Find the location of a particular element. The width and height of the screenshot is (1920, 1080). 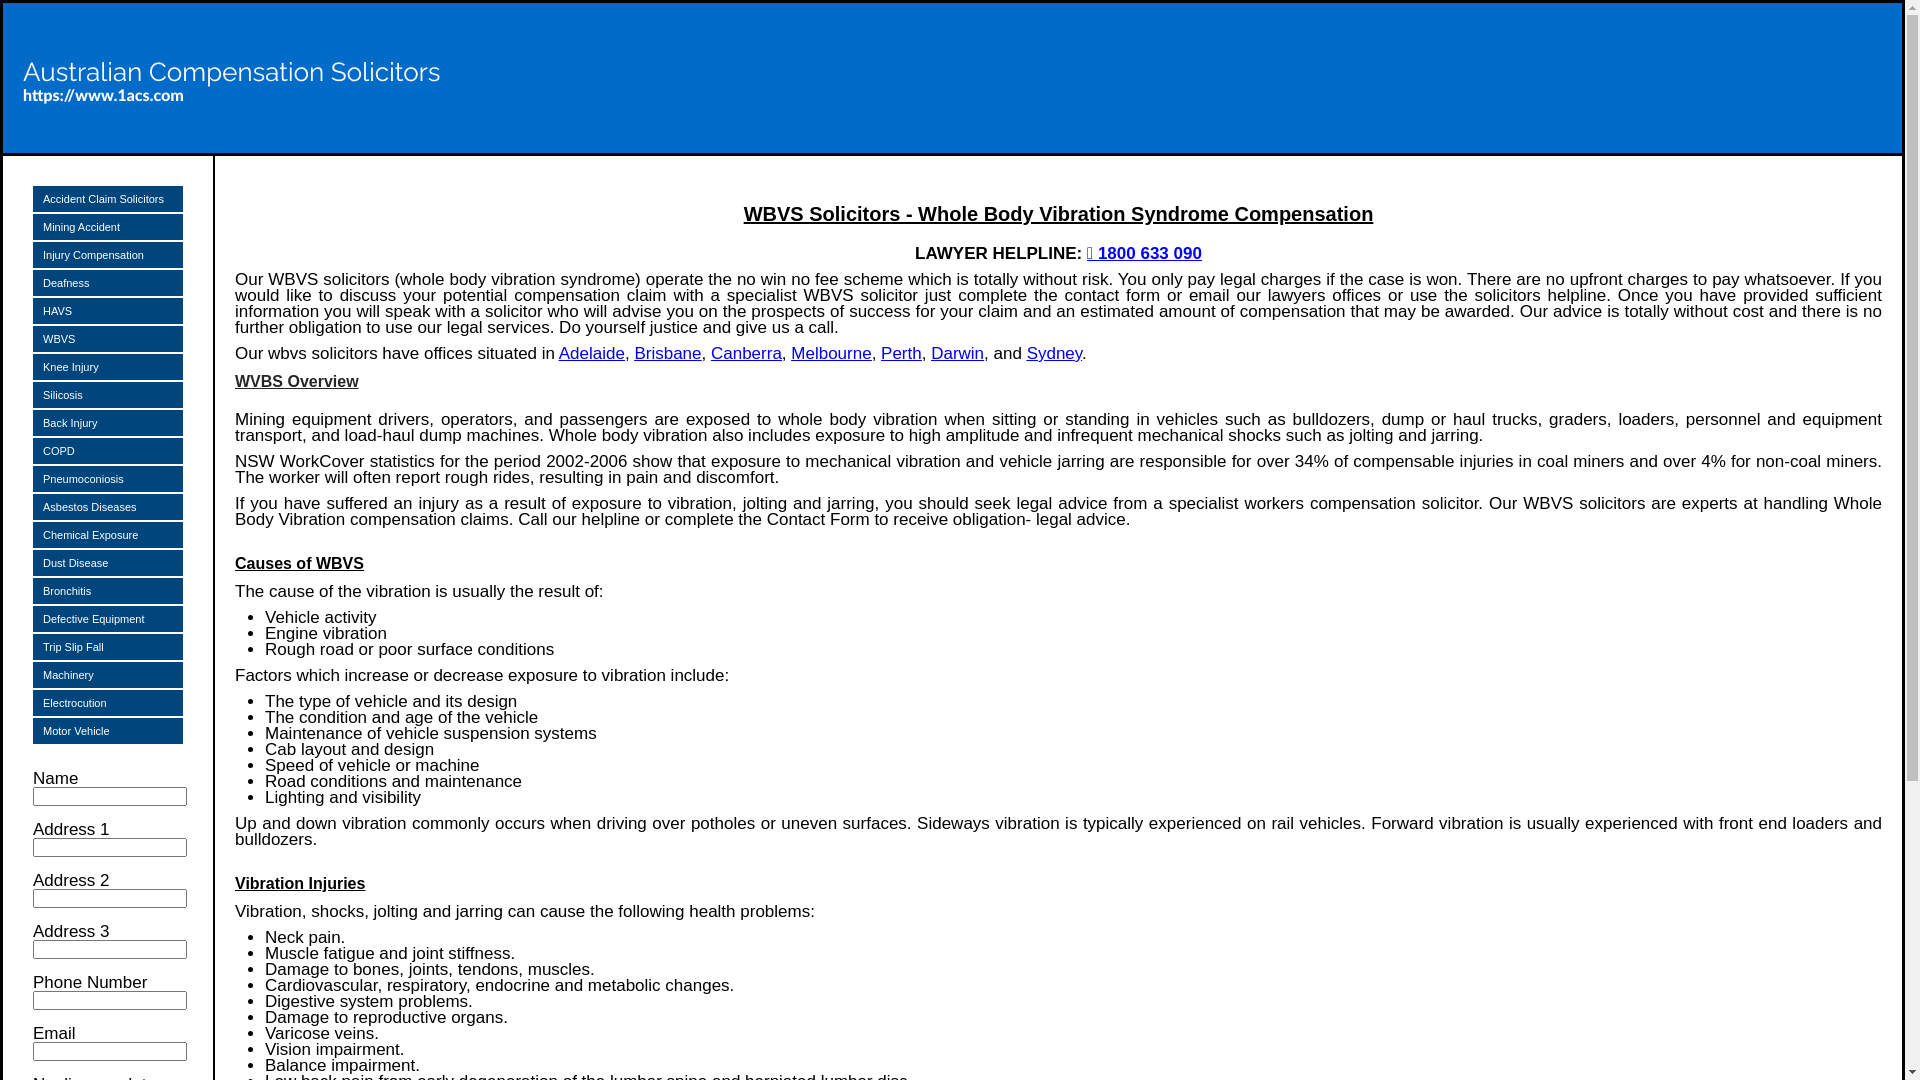

'Electrocution' is located at coordinates (33, 701).